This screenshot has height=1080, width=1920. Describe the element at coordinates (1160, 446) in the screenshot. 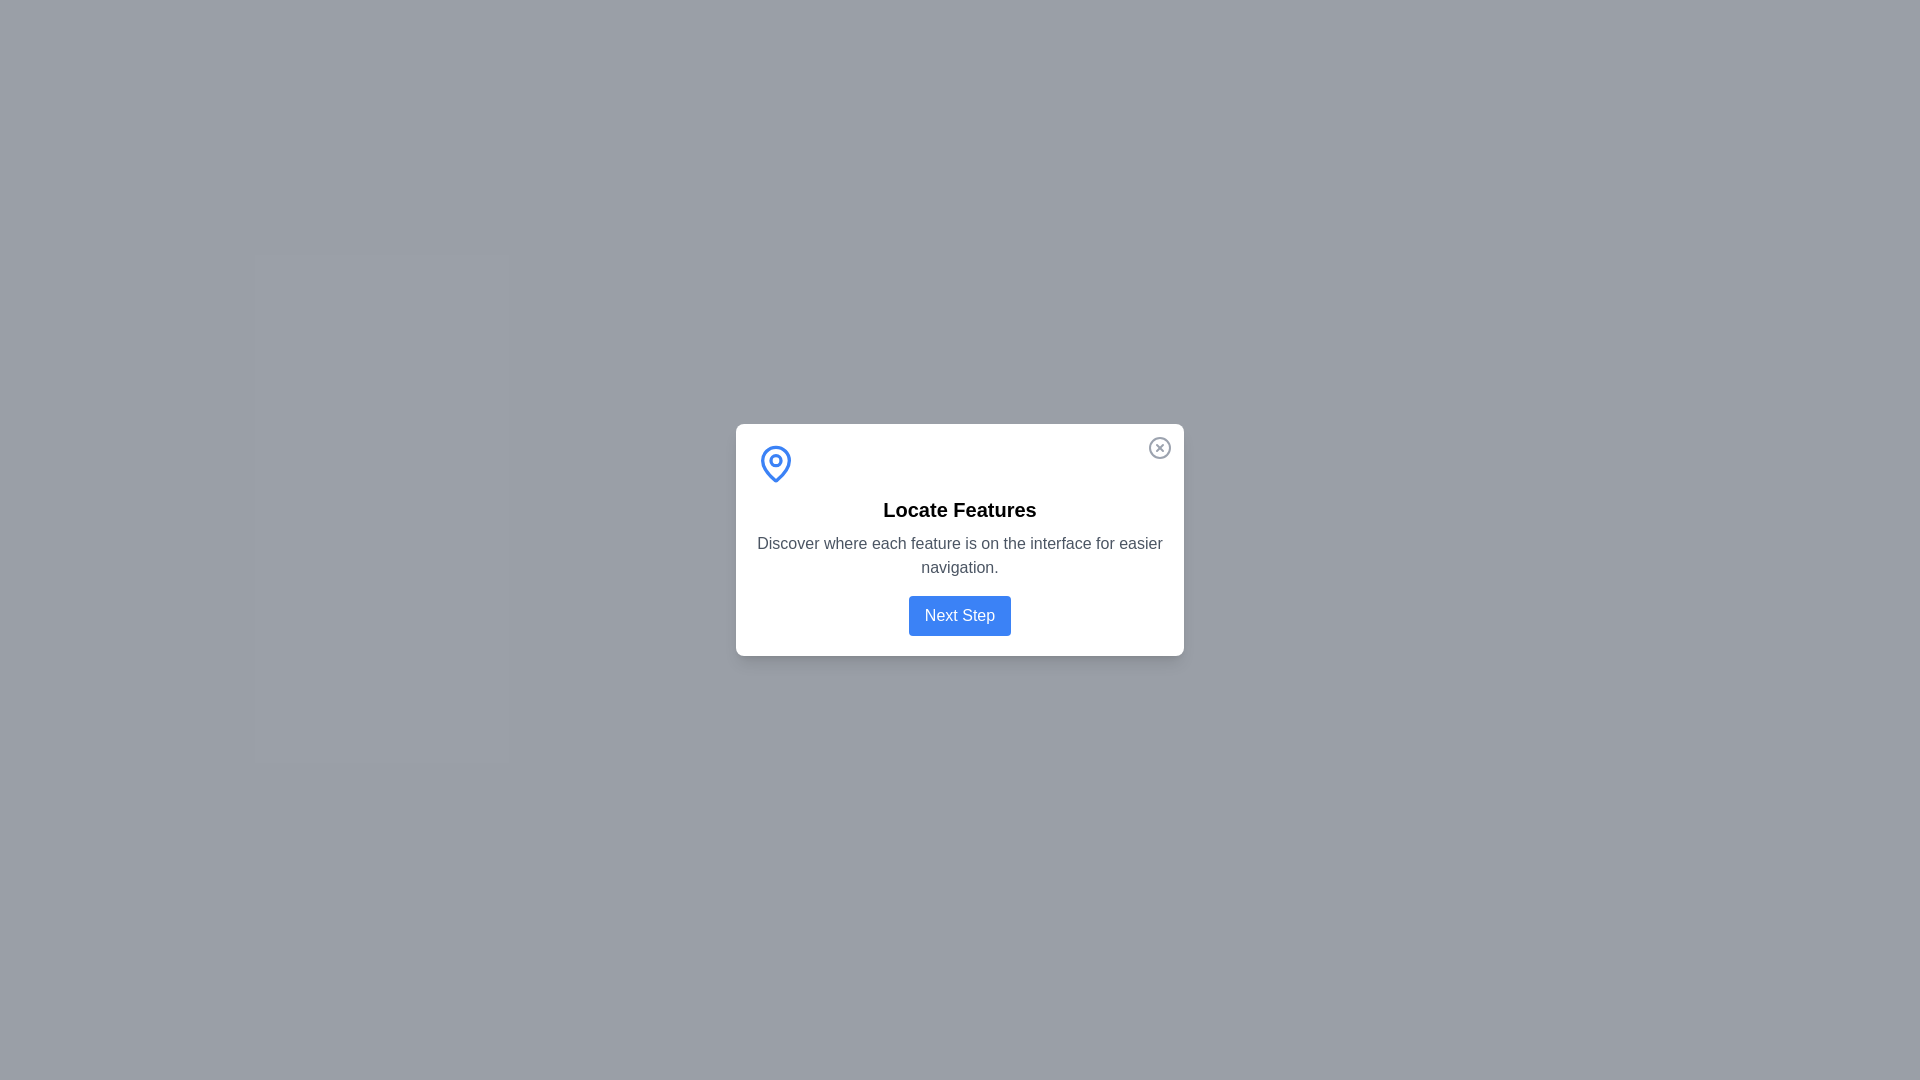

I see `the close icon to dismiss the dialog` at that location.